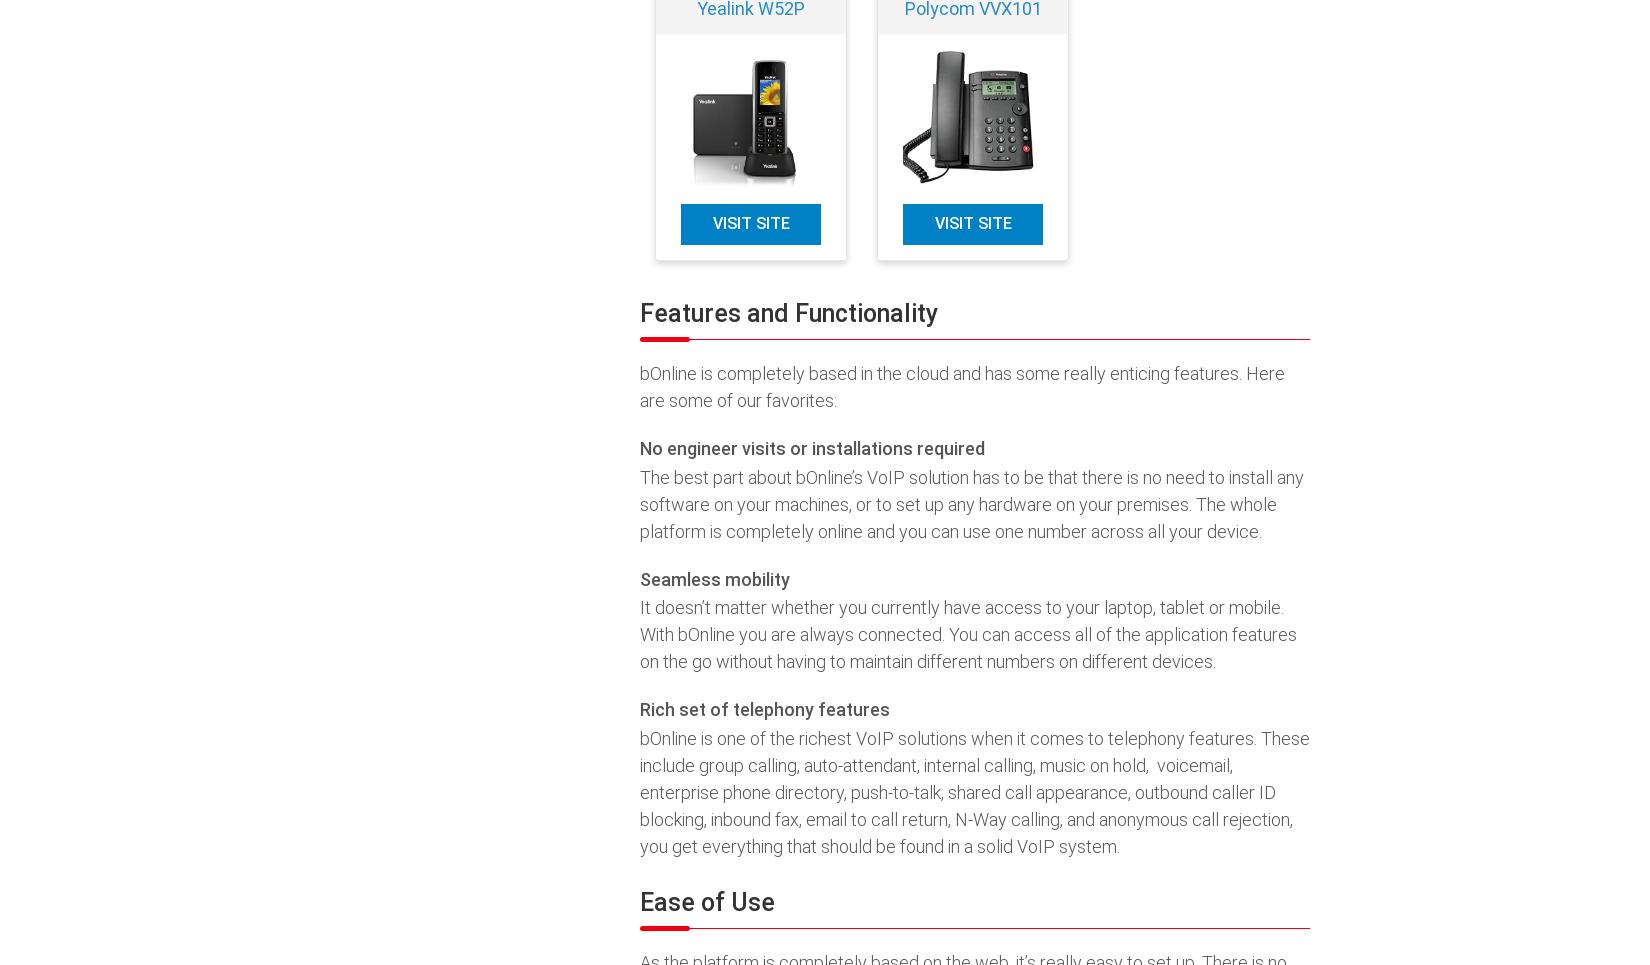  I want to click on 'Rich set of telephony features', so click(763, 709).